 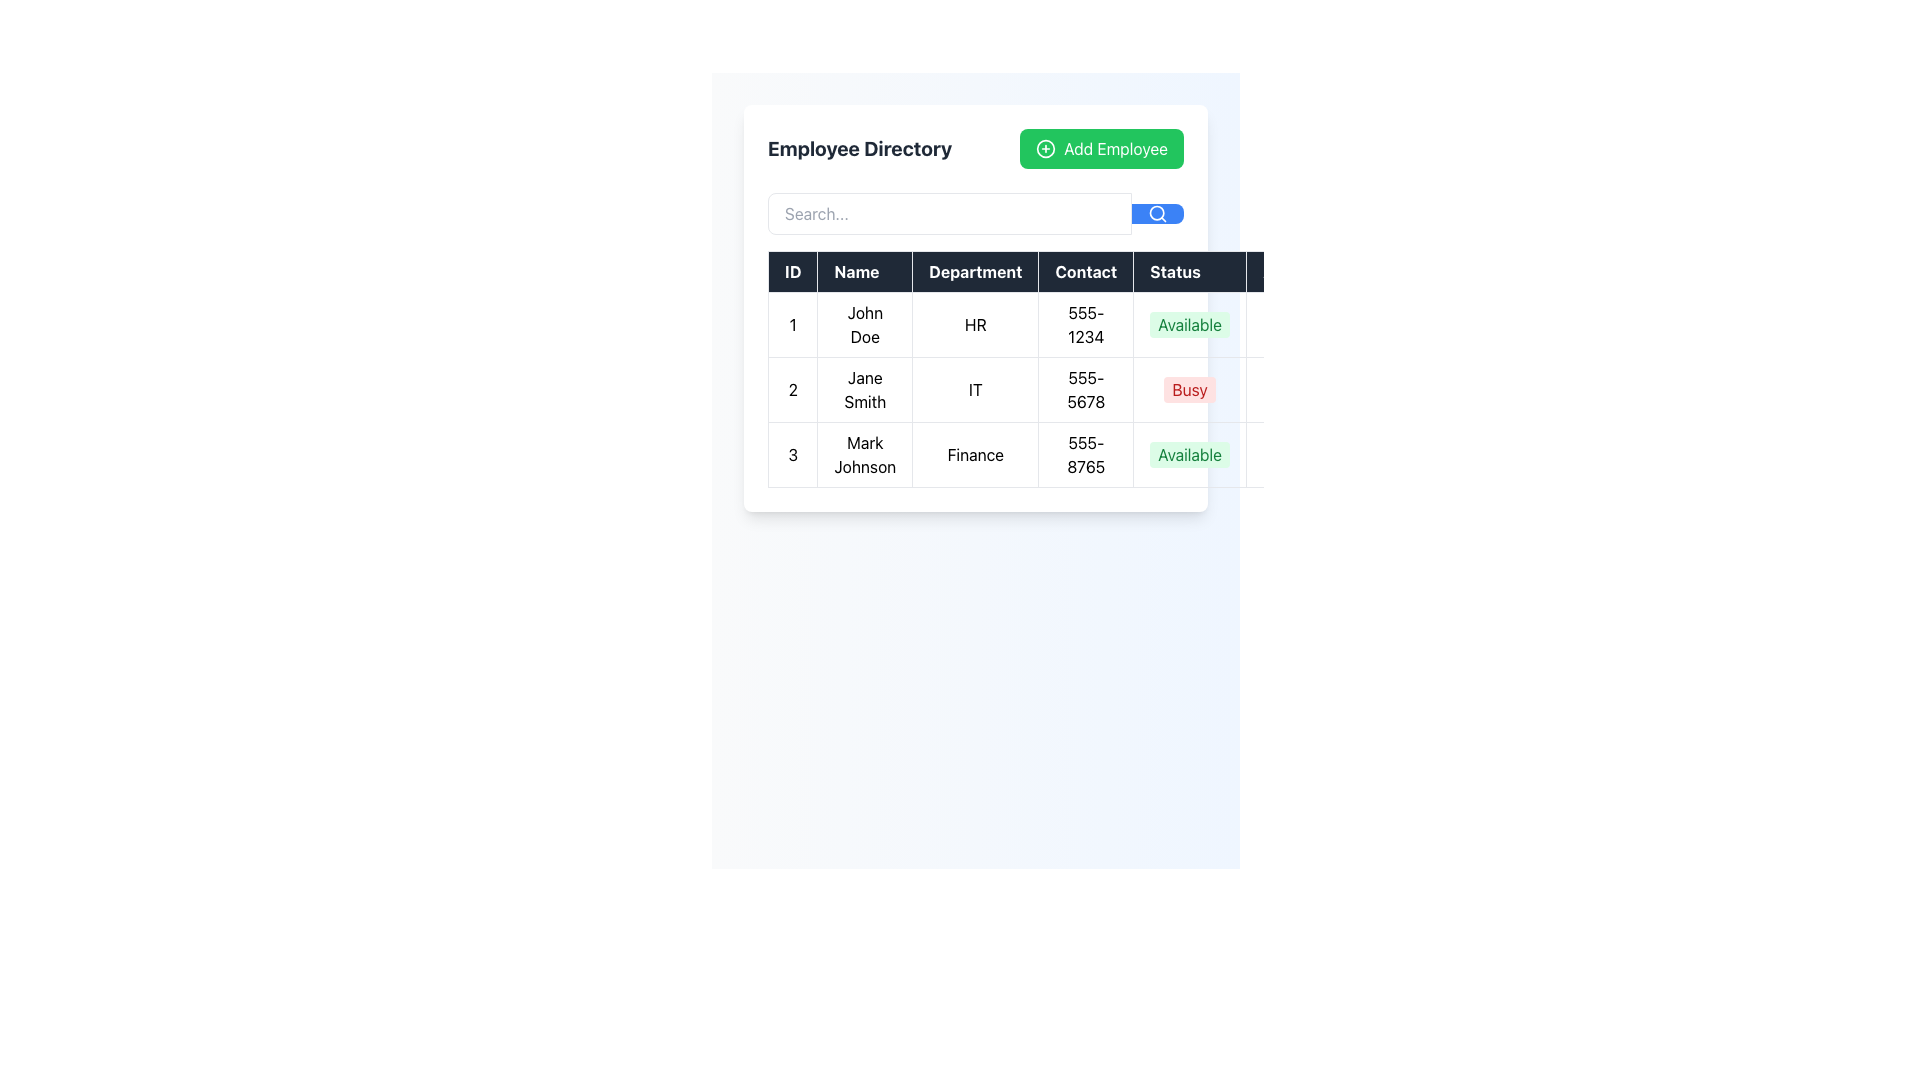 I want to click on the row corresponding to 'Jane Smith', so click(x=792, y=389).